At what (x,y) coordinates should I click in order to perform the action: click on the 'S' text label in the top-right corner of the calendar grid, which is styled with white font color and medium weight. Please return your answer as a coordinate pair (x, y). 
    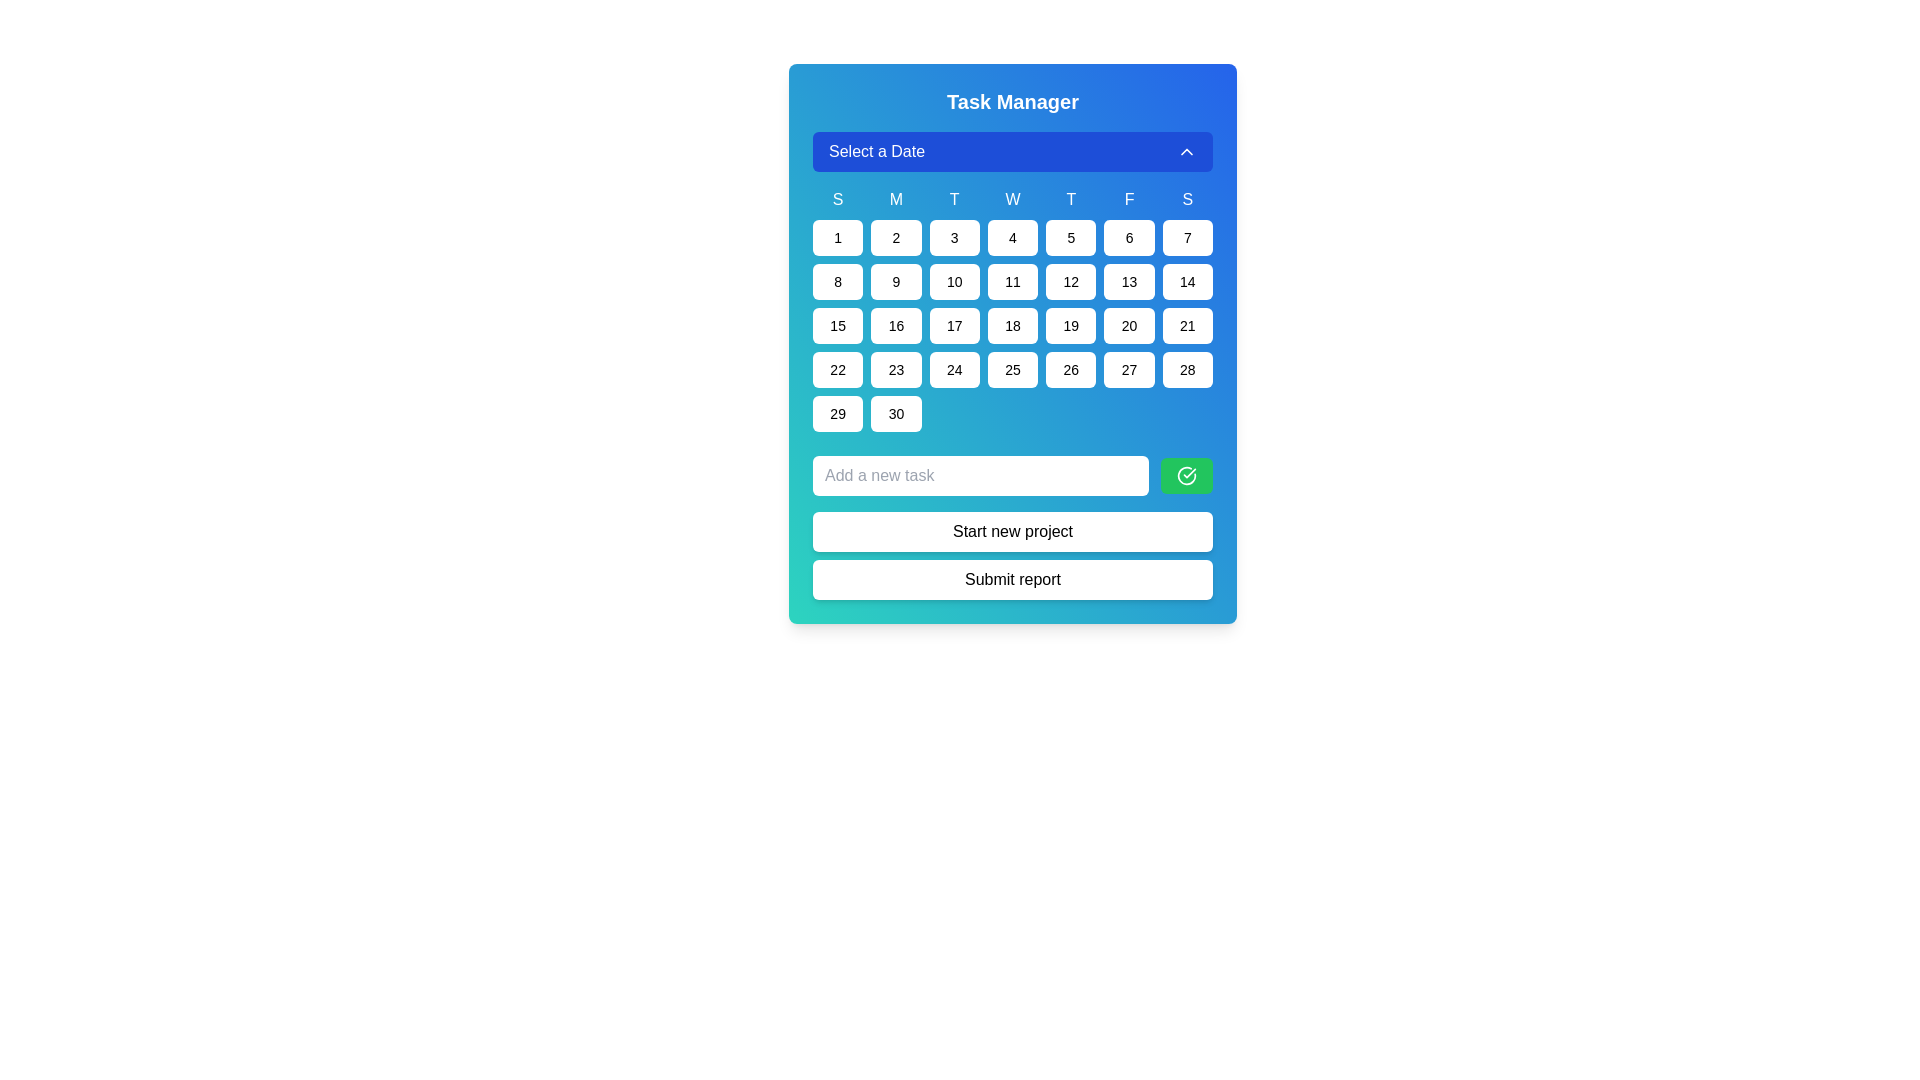
    Looking at the image, I should click on (1187, 200).